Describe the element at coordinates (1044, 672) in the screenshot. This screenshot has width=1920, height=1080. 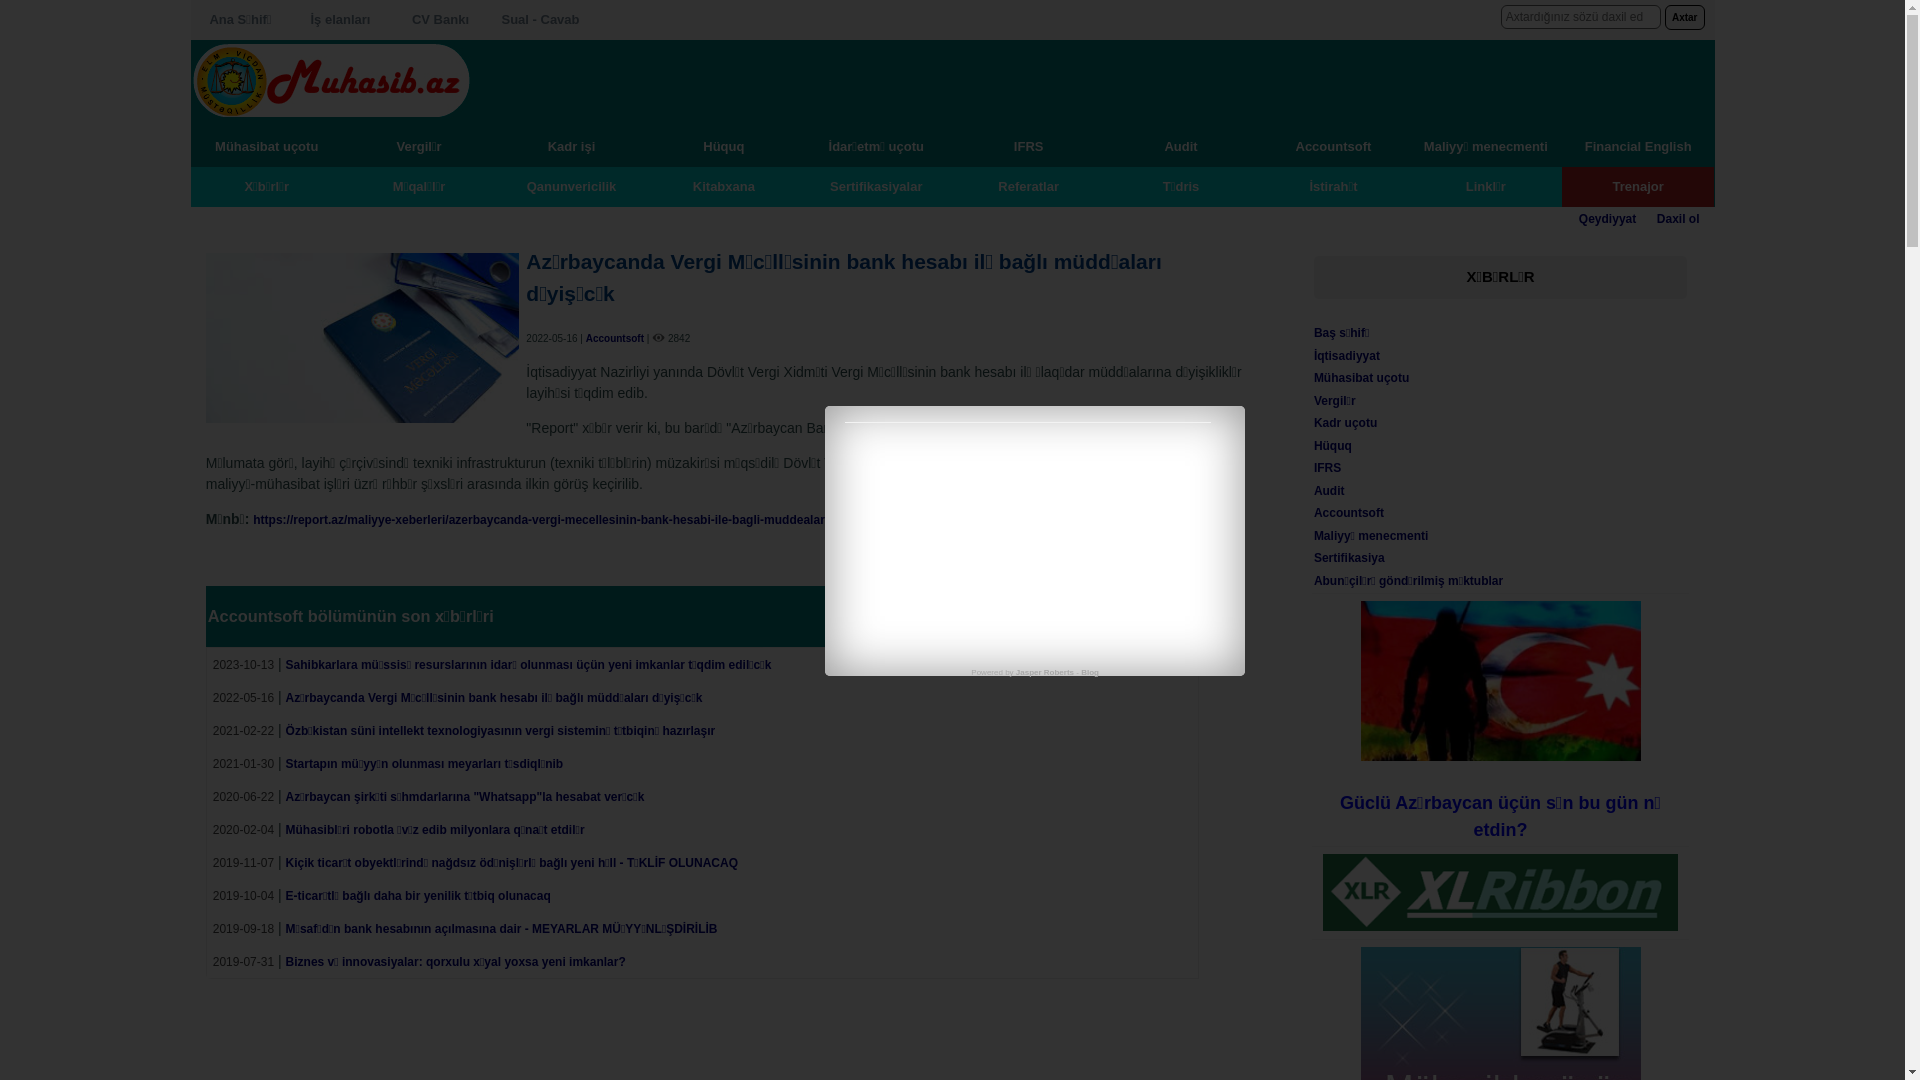
I see `'Jasper Roberts'` at that location.